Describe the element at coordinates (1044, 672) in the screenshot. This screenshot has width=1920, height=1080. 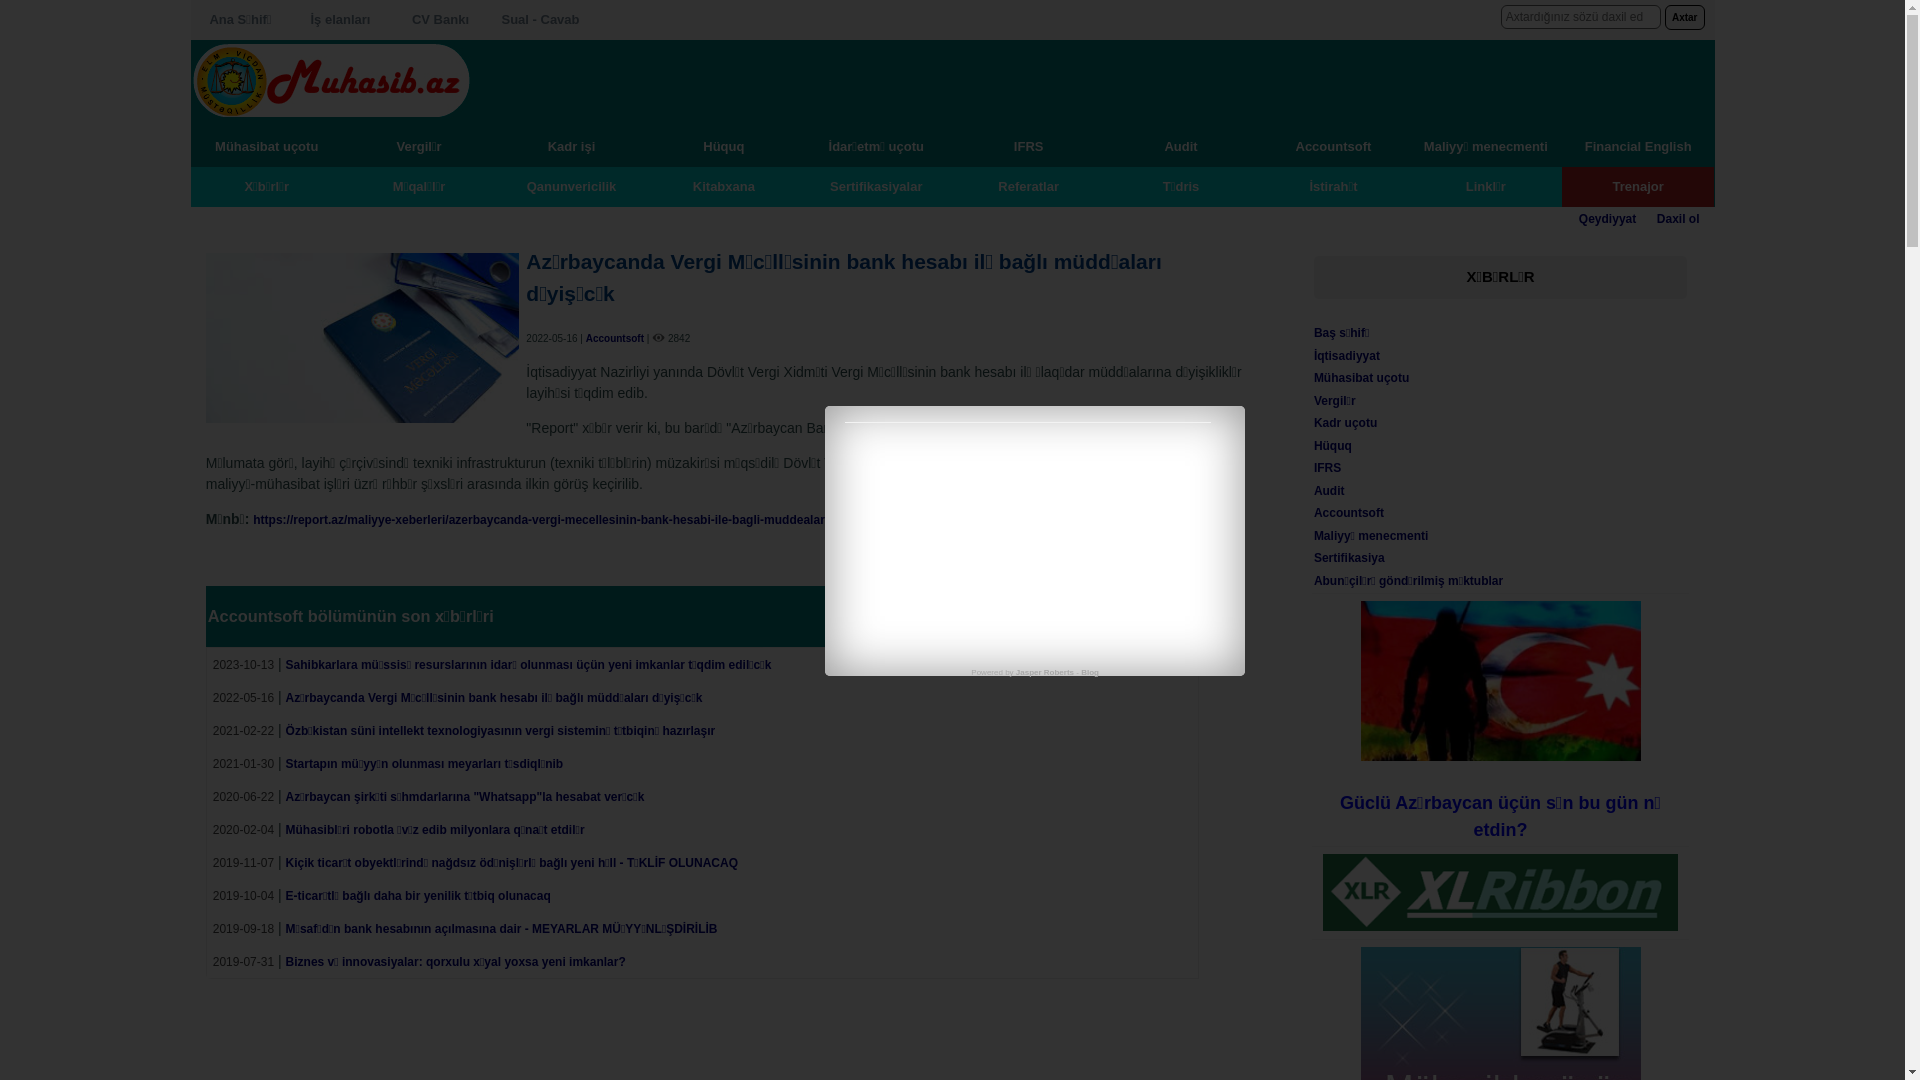
I see `'Jasper Roberts'` at that location.